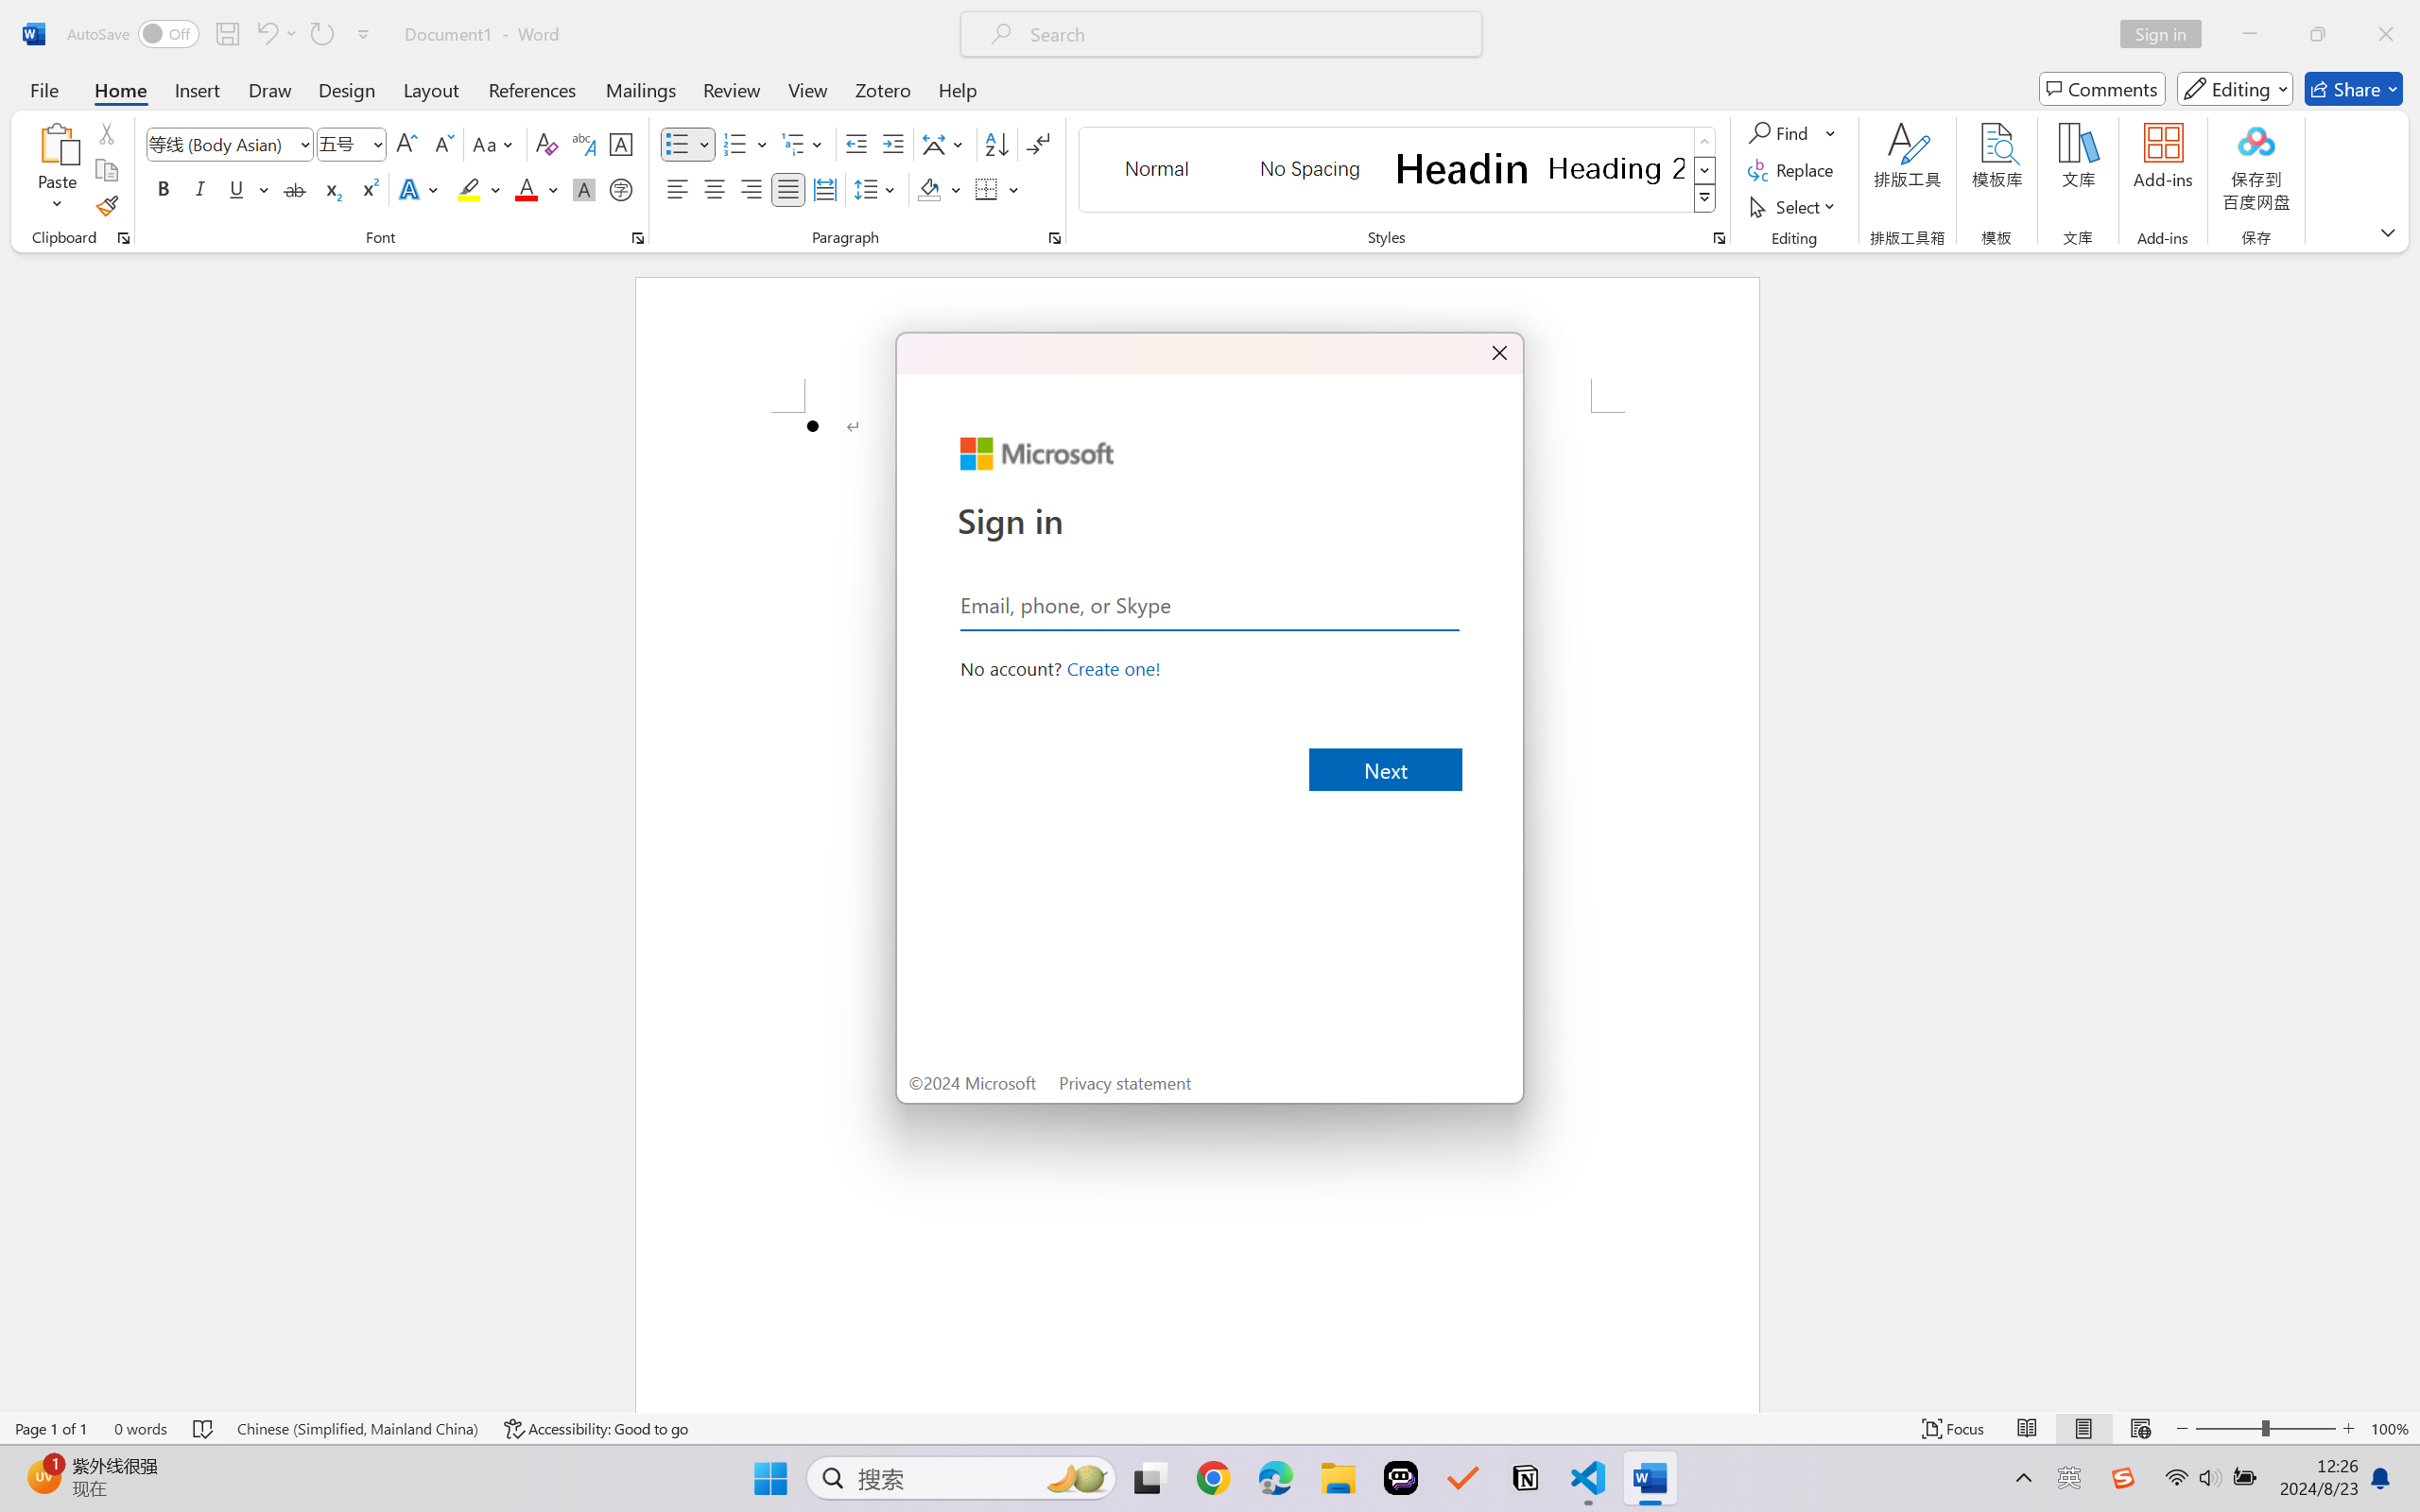 Image resolution: width=2420 pixels, height=1512 pixels. I want to click on 'Undo Bullet Default', so click(274, 33).